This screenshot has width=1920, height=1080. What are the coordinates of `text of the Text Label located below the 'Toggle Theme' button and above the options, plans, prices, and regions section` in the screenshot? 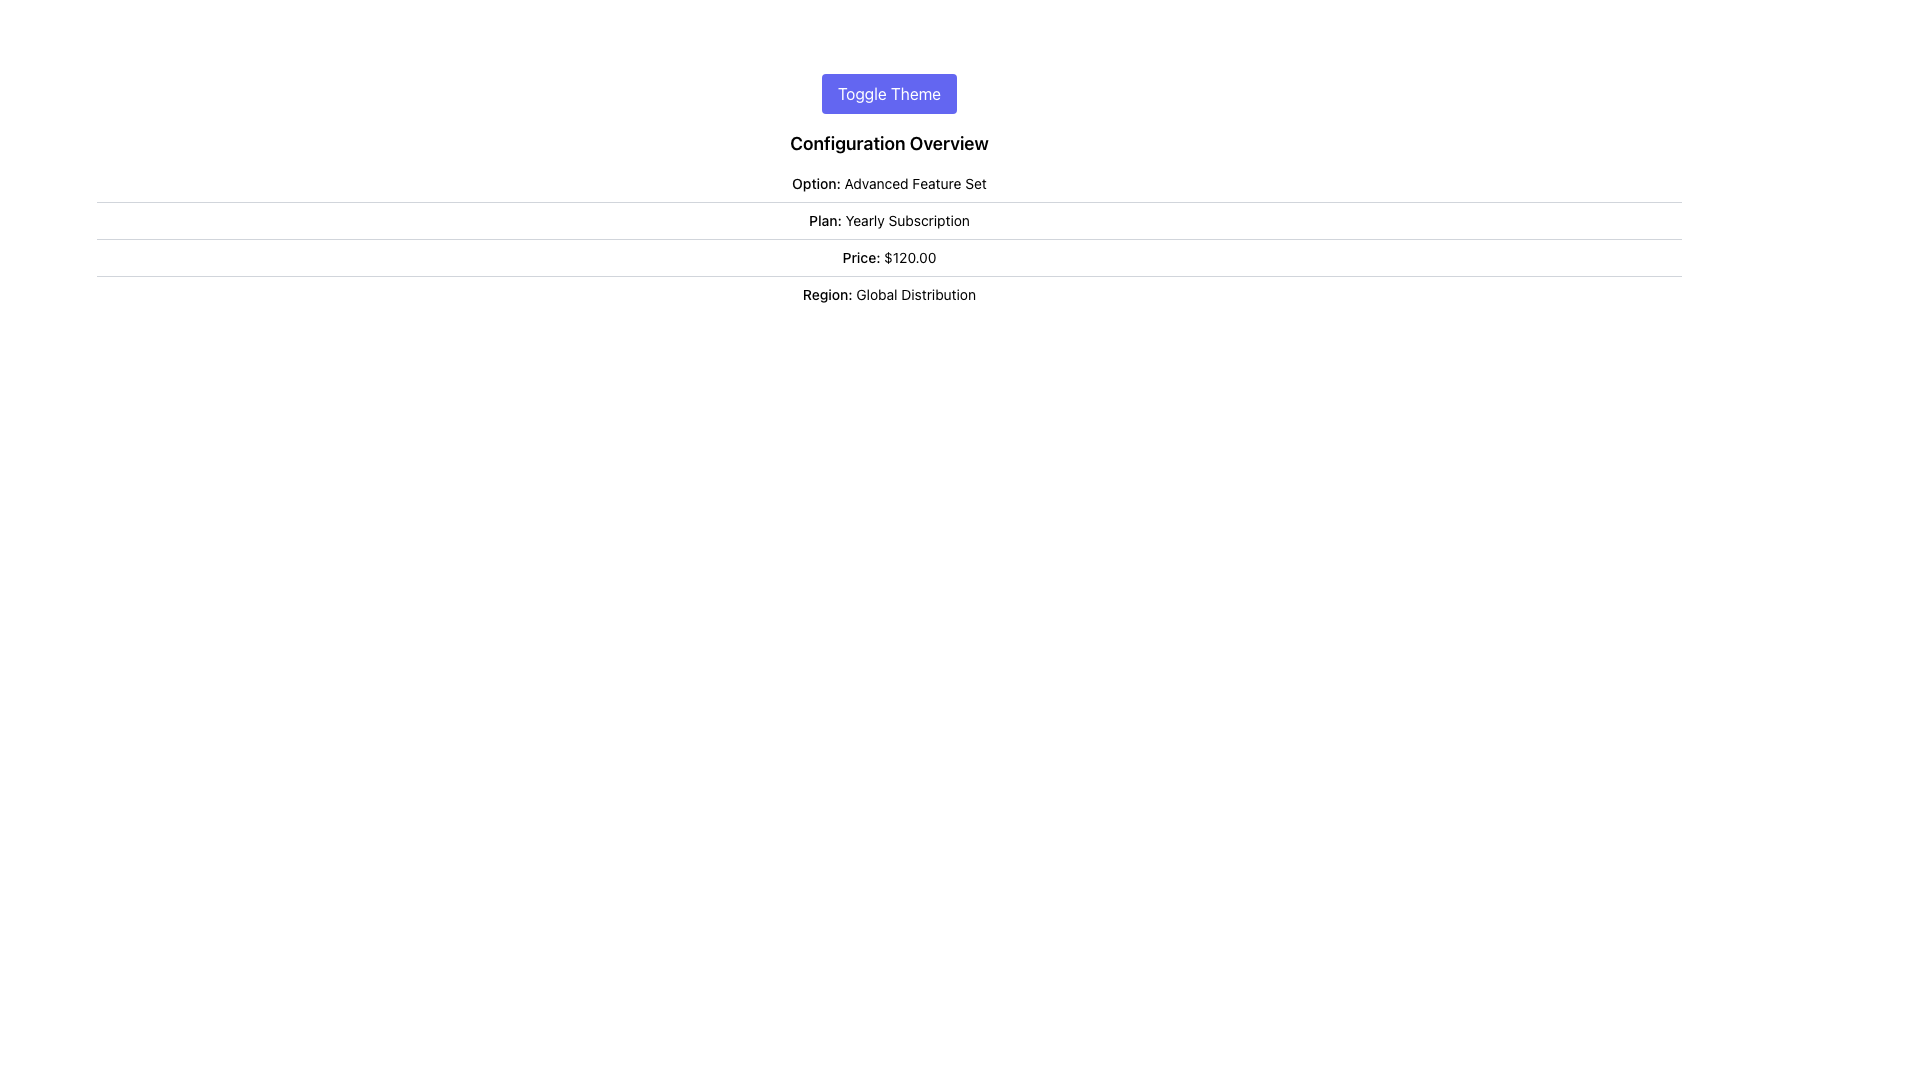 It's located at (888, 142).